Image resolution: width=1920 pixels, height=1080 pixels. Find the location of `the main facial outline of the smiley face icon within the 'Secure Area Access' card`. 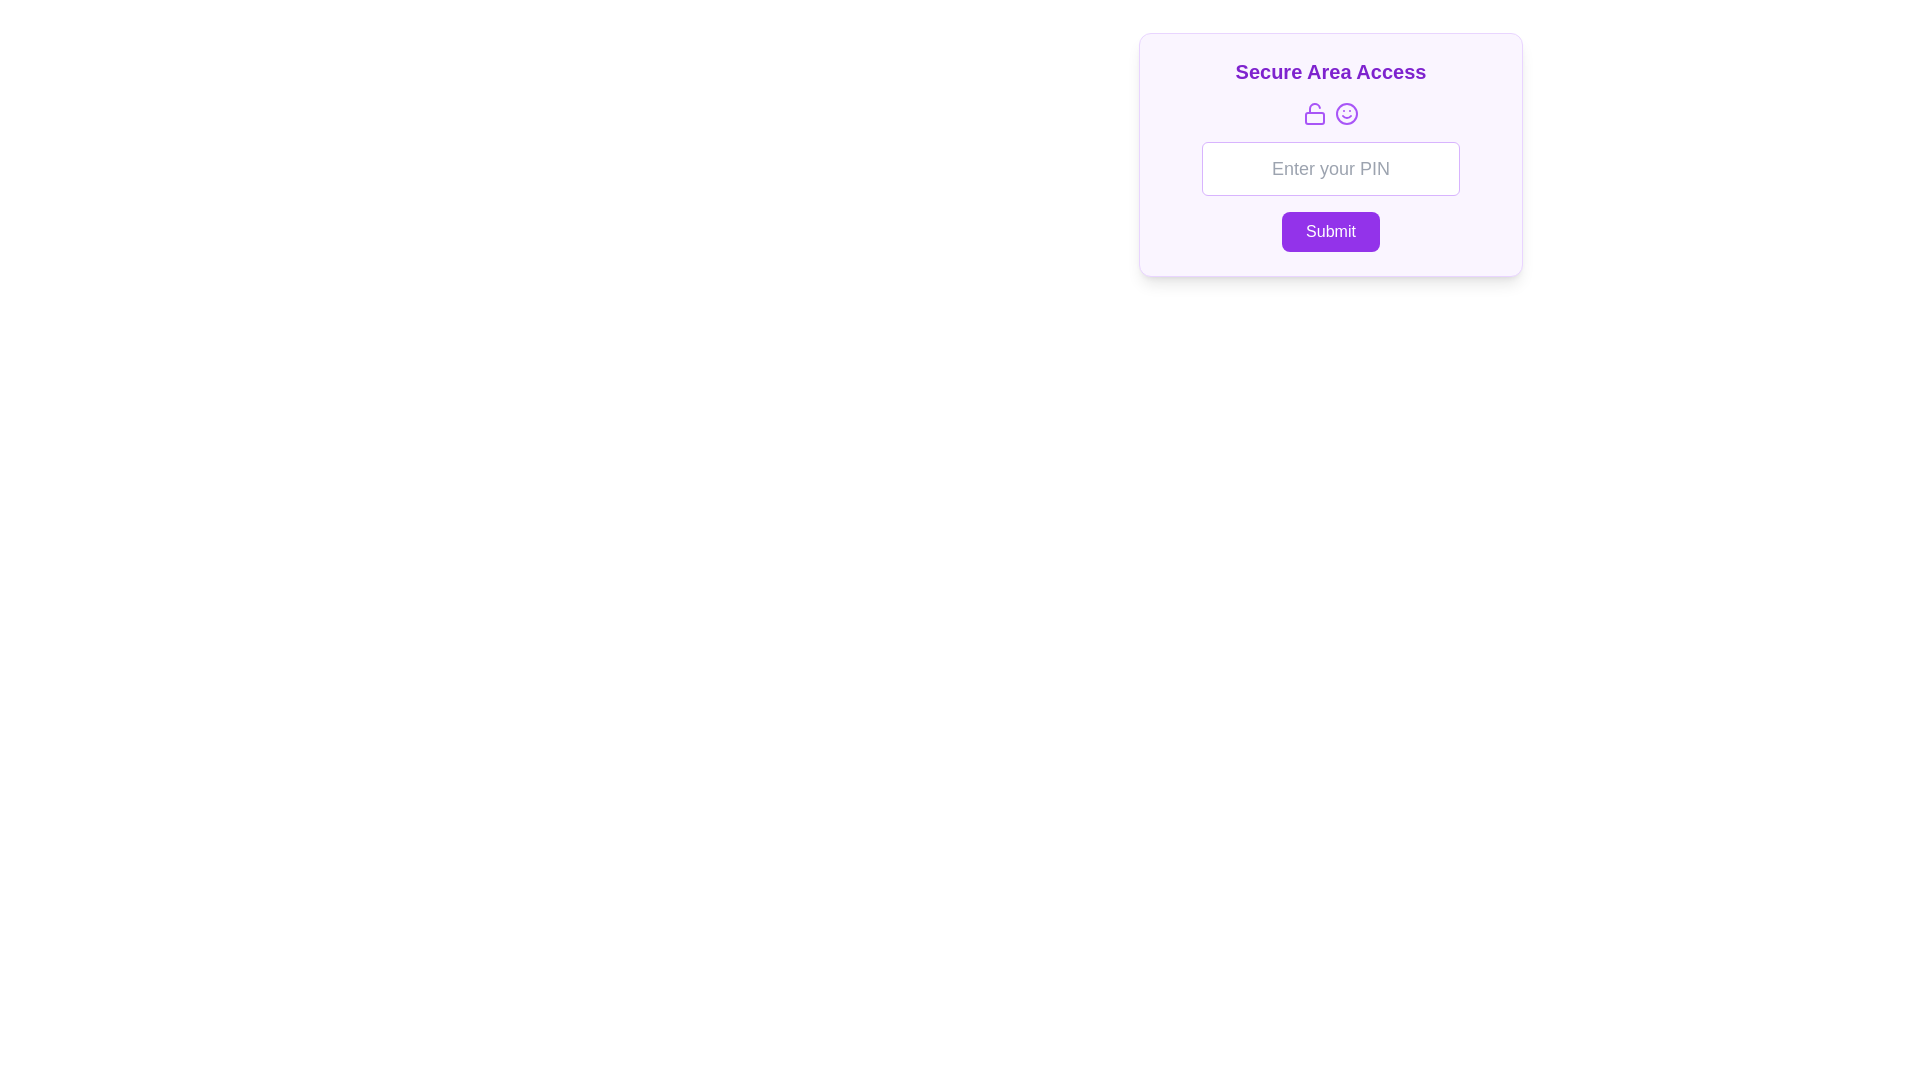

the main facial outline of the smiley face icon within the 'Secure Area Access' card is located at coordinates (1347, 114).